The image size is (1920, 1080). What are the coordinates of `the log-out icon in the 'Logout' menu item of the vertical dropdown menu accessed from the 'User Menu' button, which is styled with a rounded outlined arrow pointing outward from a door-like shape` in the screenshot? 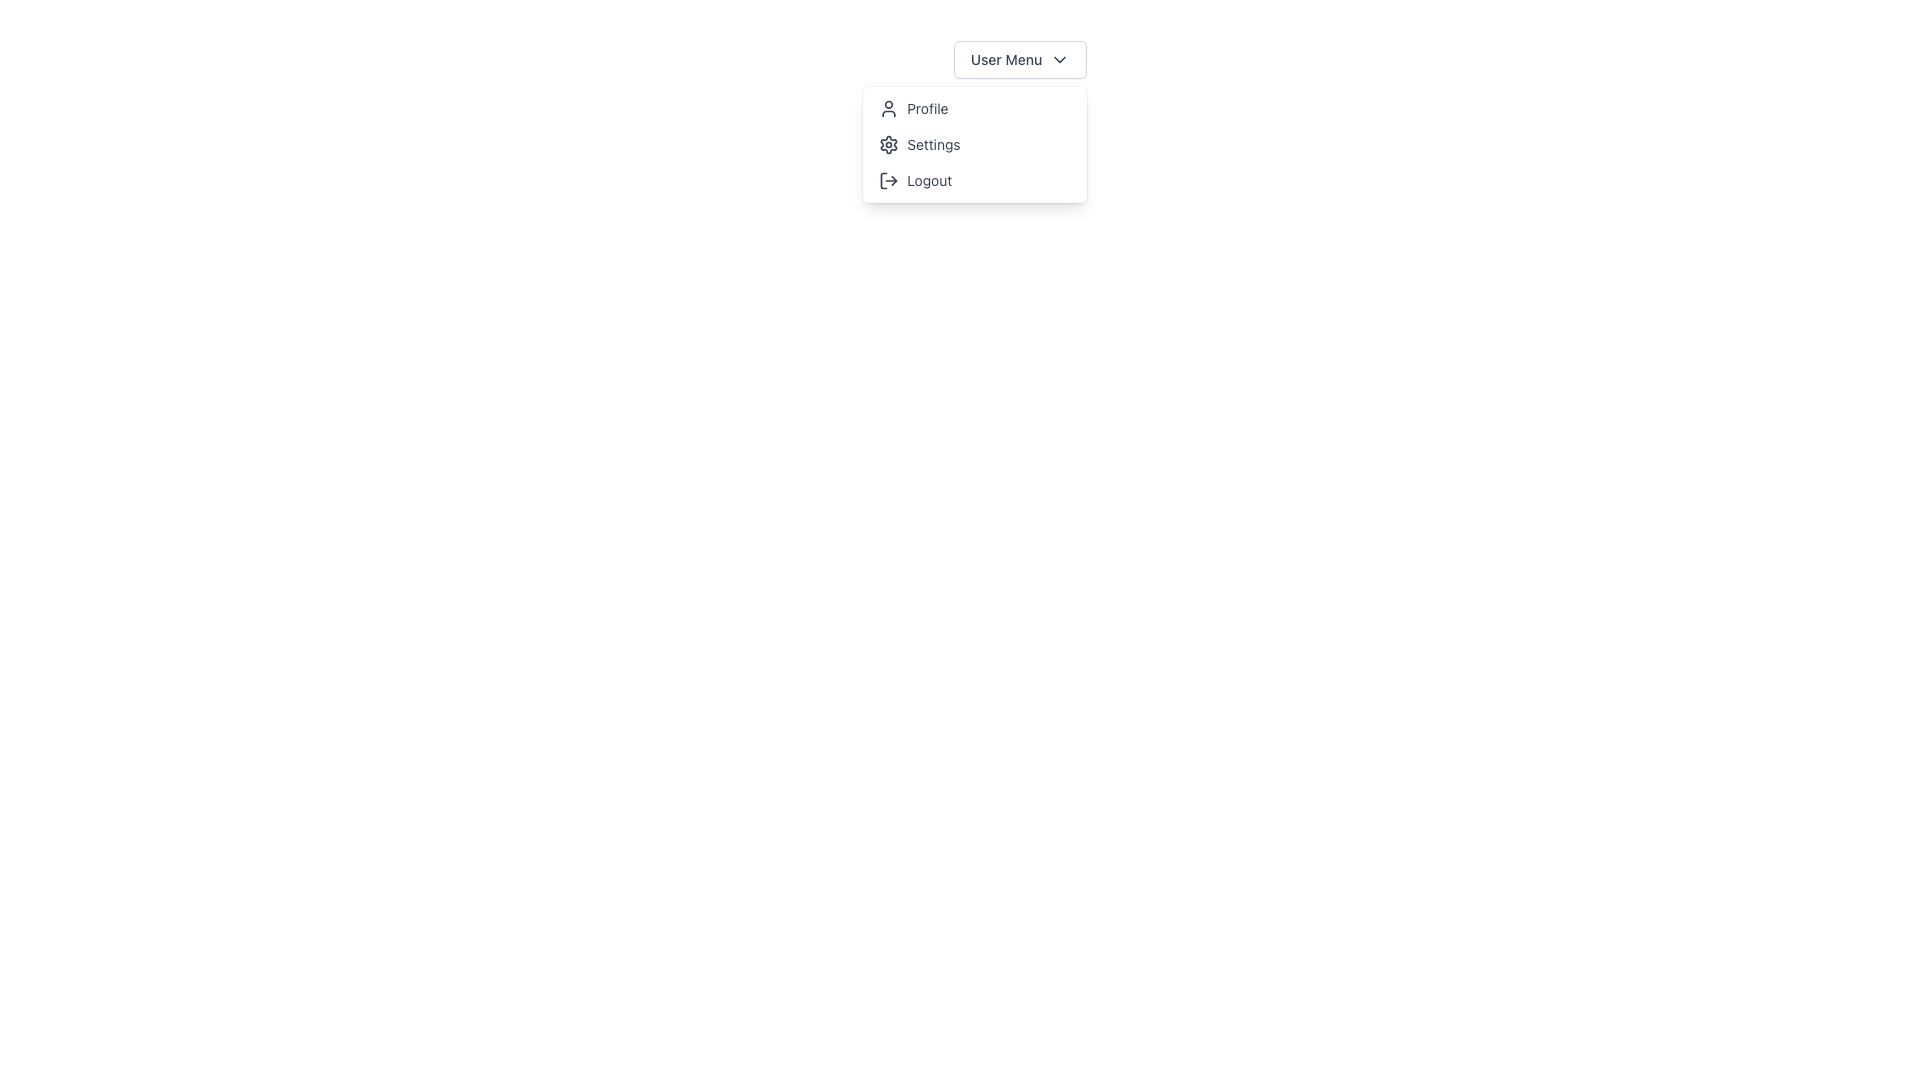 It's located at (888, 181).